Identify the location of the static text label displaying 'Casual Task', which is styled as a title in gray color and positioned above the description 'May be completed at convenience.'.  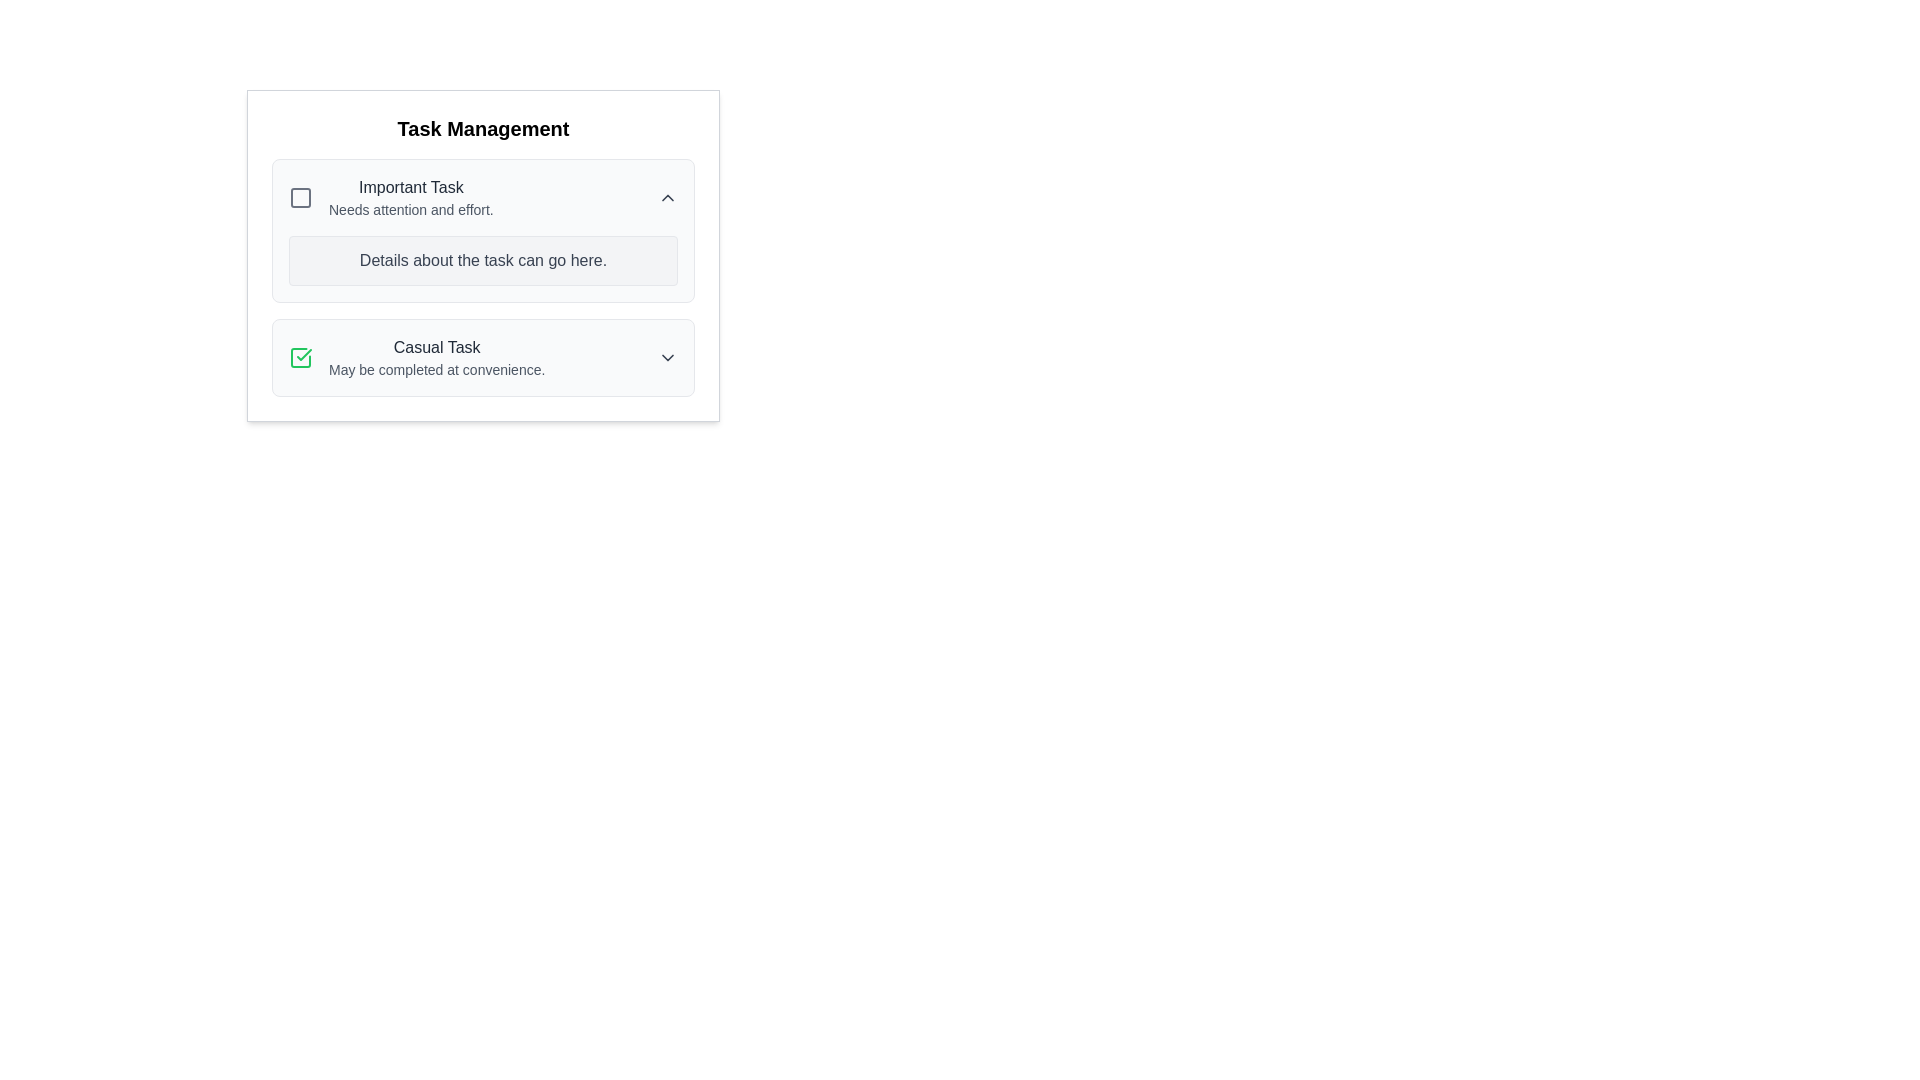
(436, 346).